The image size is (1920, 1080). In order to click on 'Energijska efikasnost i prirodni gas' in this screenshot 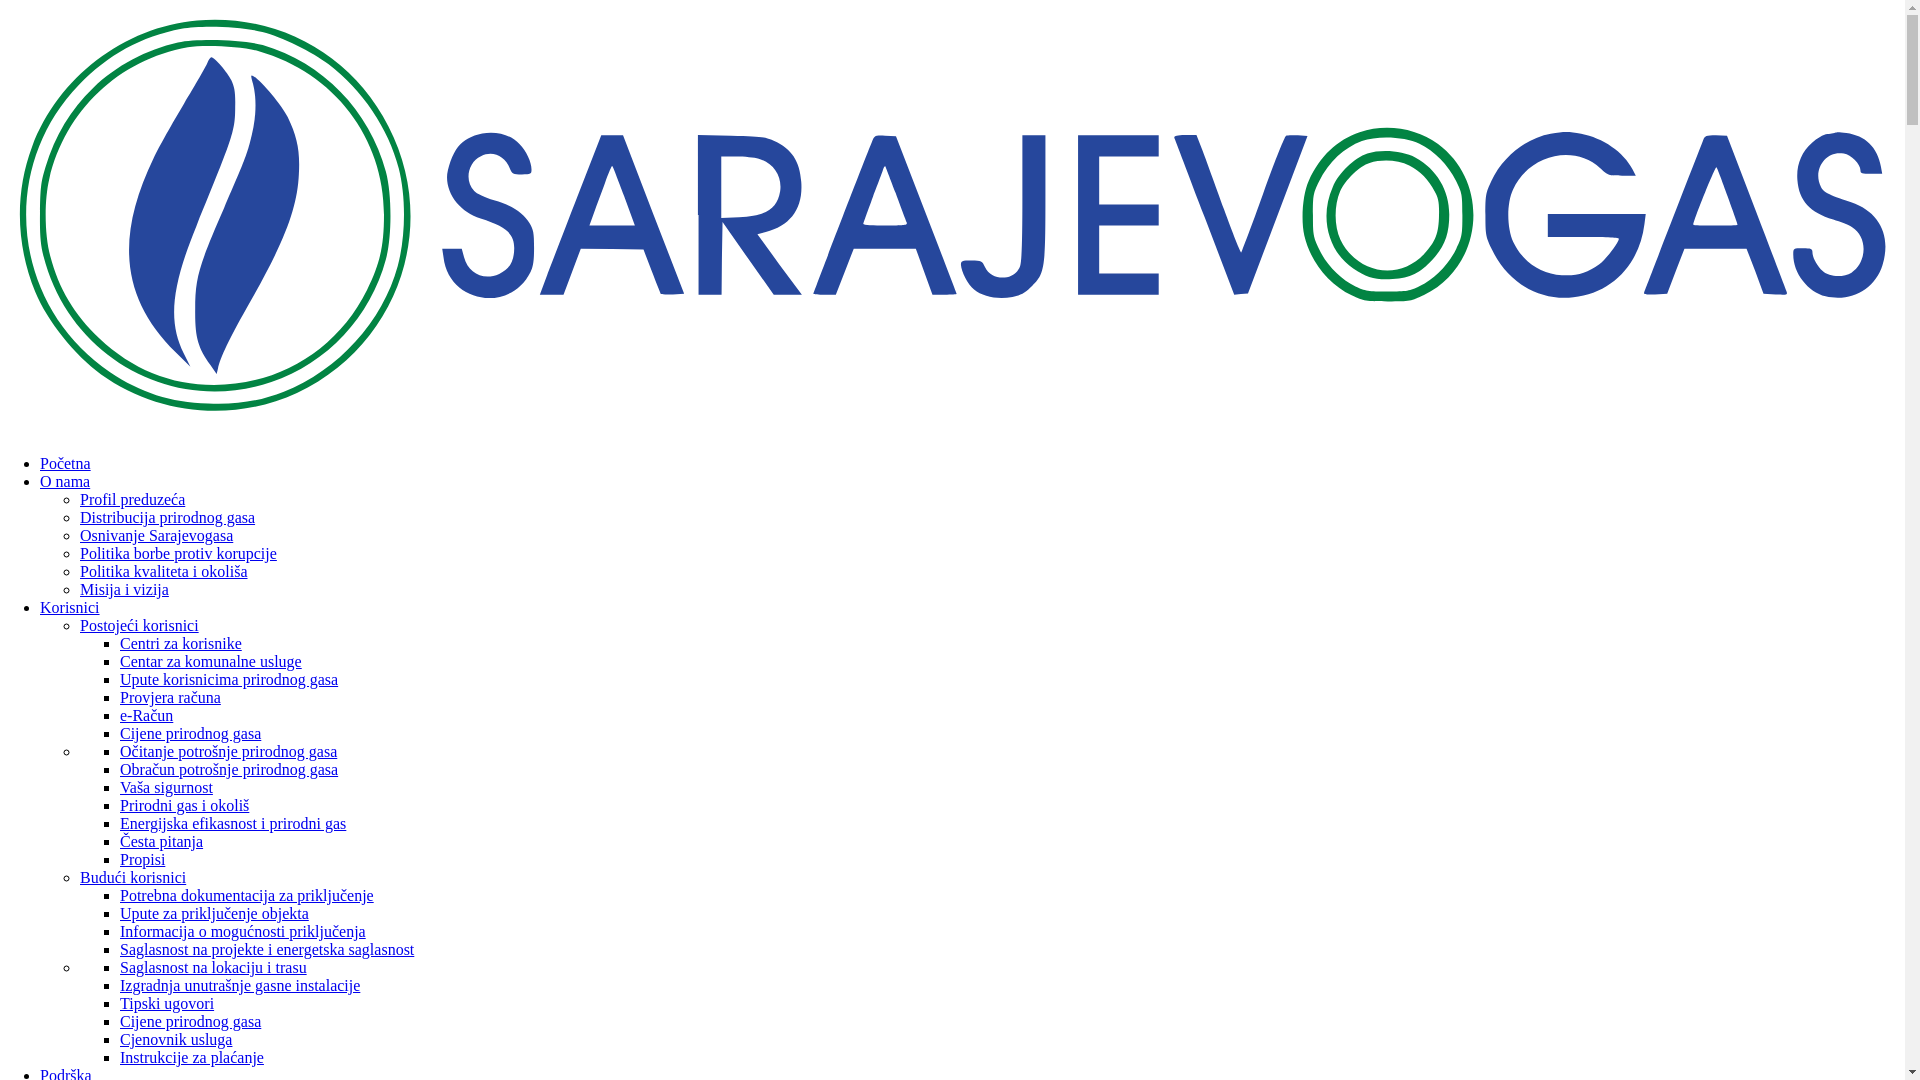, I will do `click(233, 823)`.